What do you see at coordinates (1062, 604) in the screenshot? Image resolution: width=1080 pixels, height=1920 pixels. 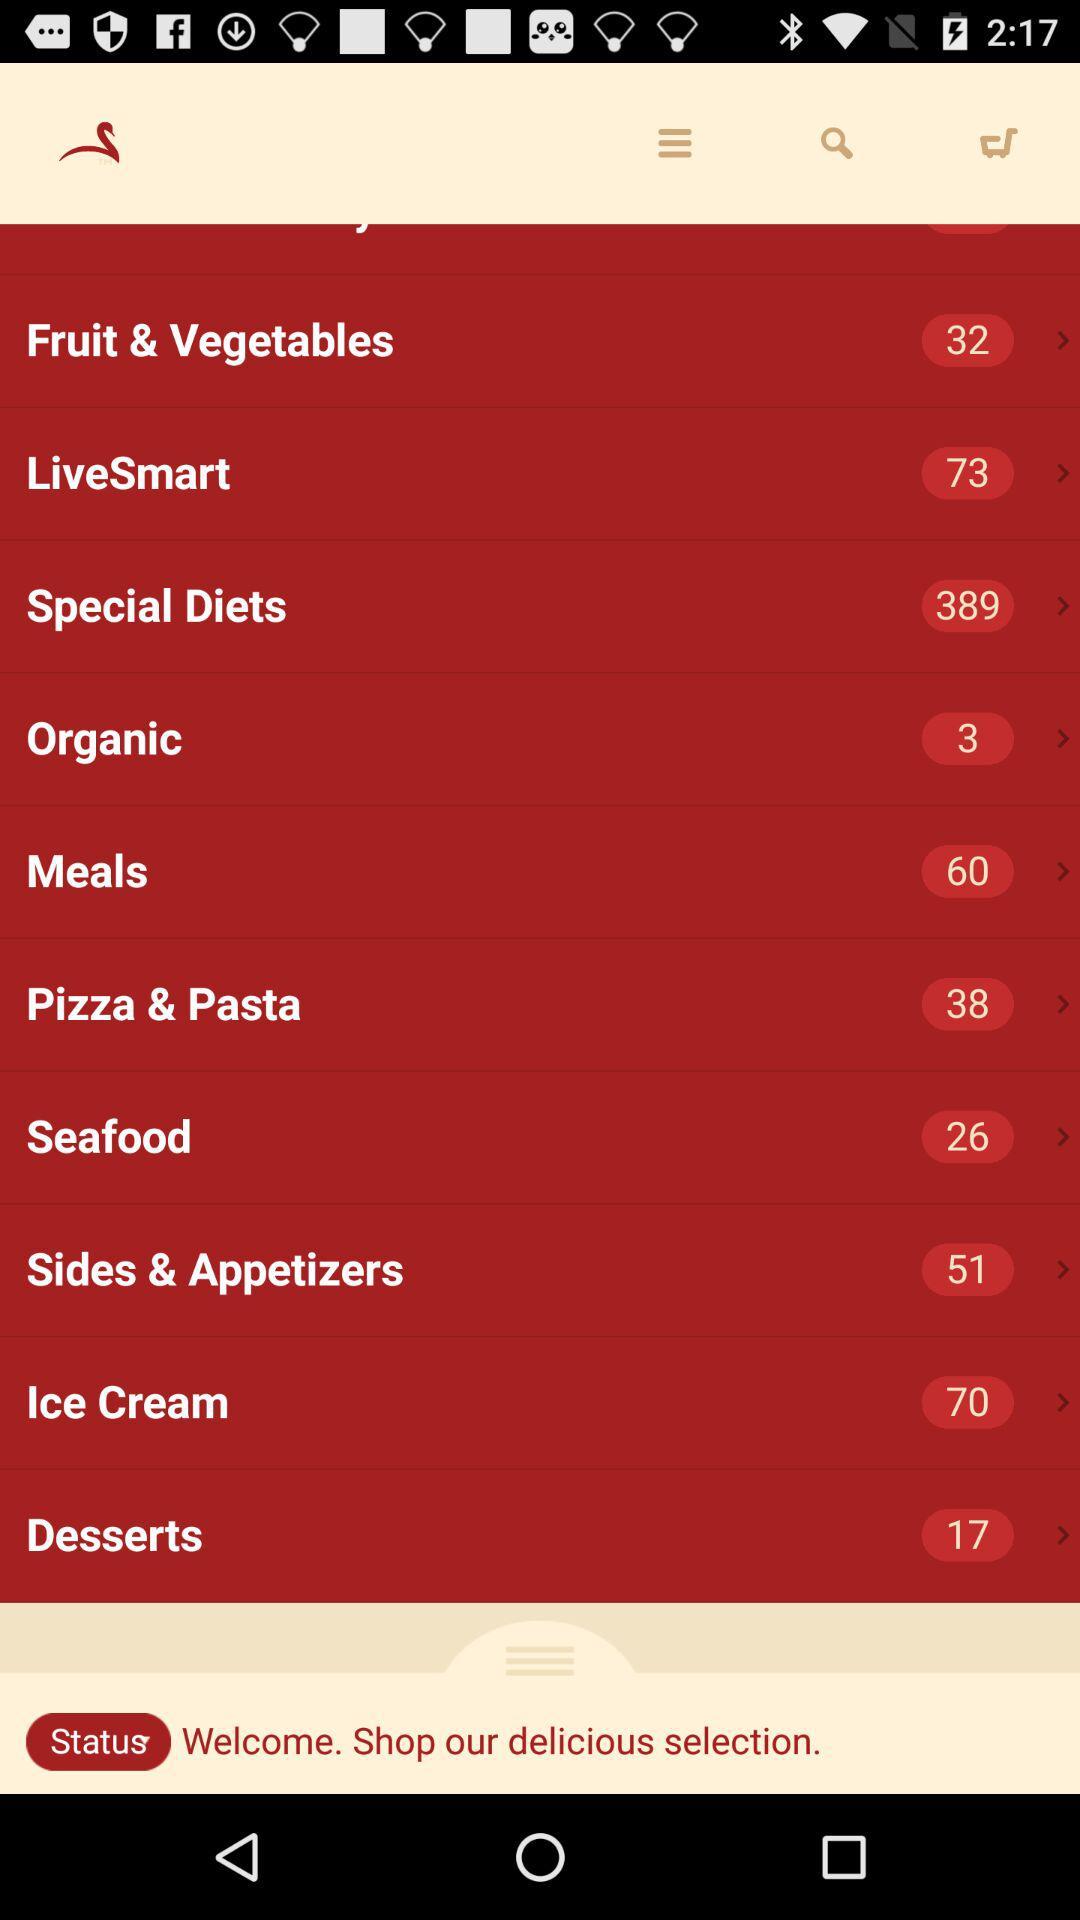 I see `the icon above organic icon` at bounding box center [1062, 604].